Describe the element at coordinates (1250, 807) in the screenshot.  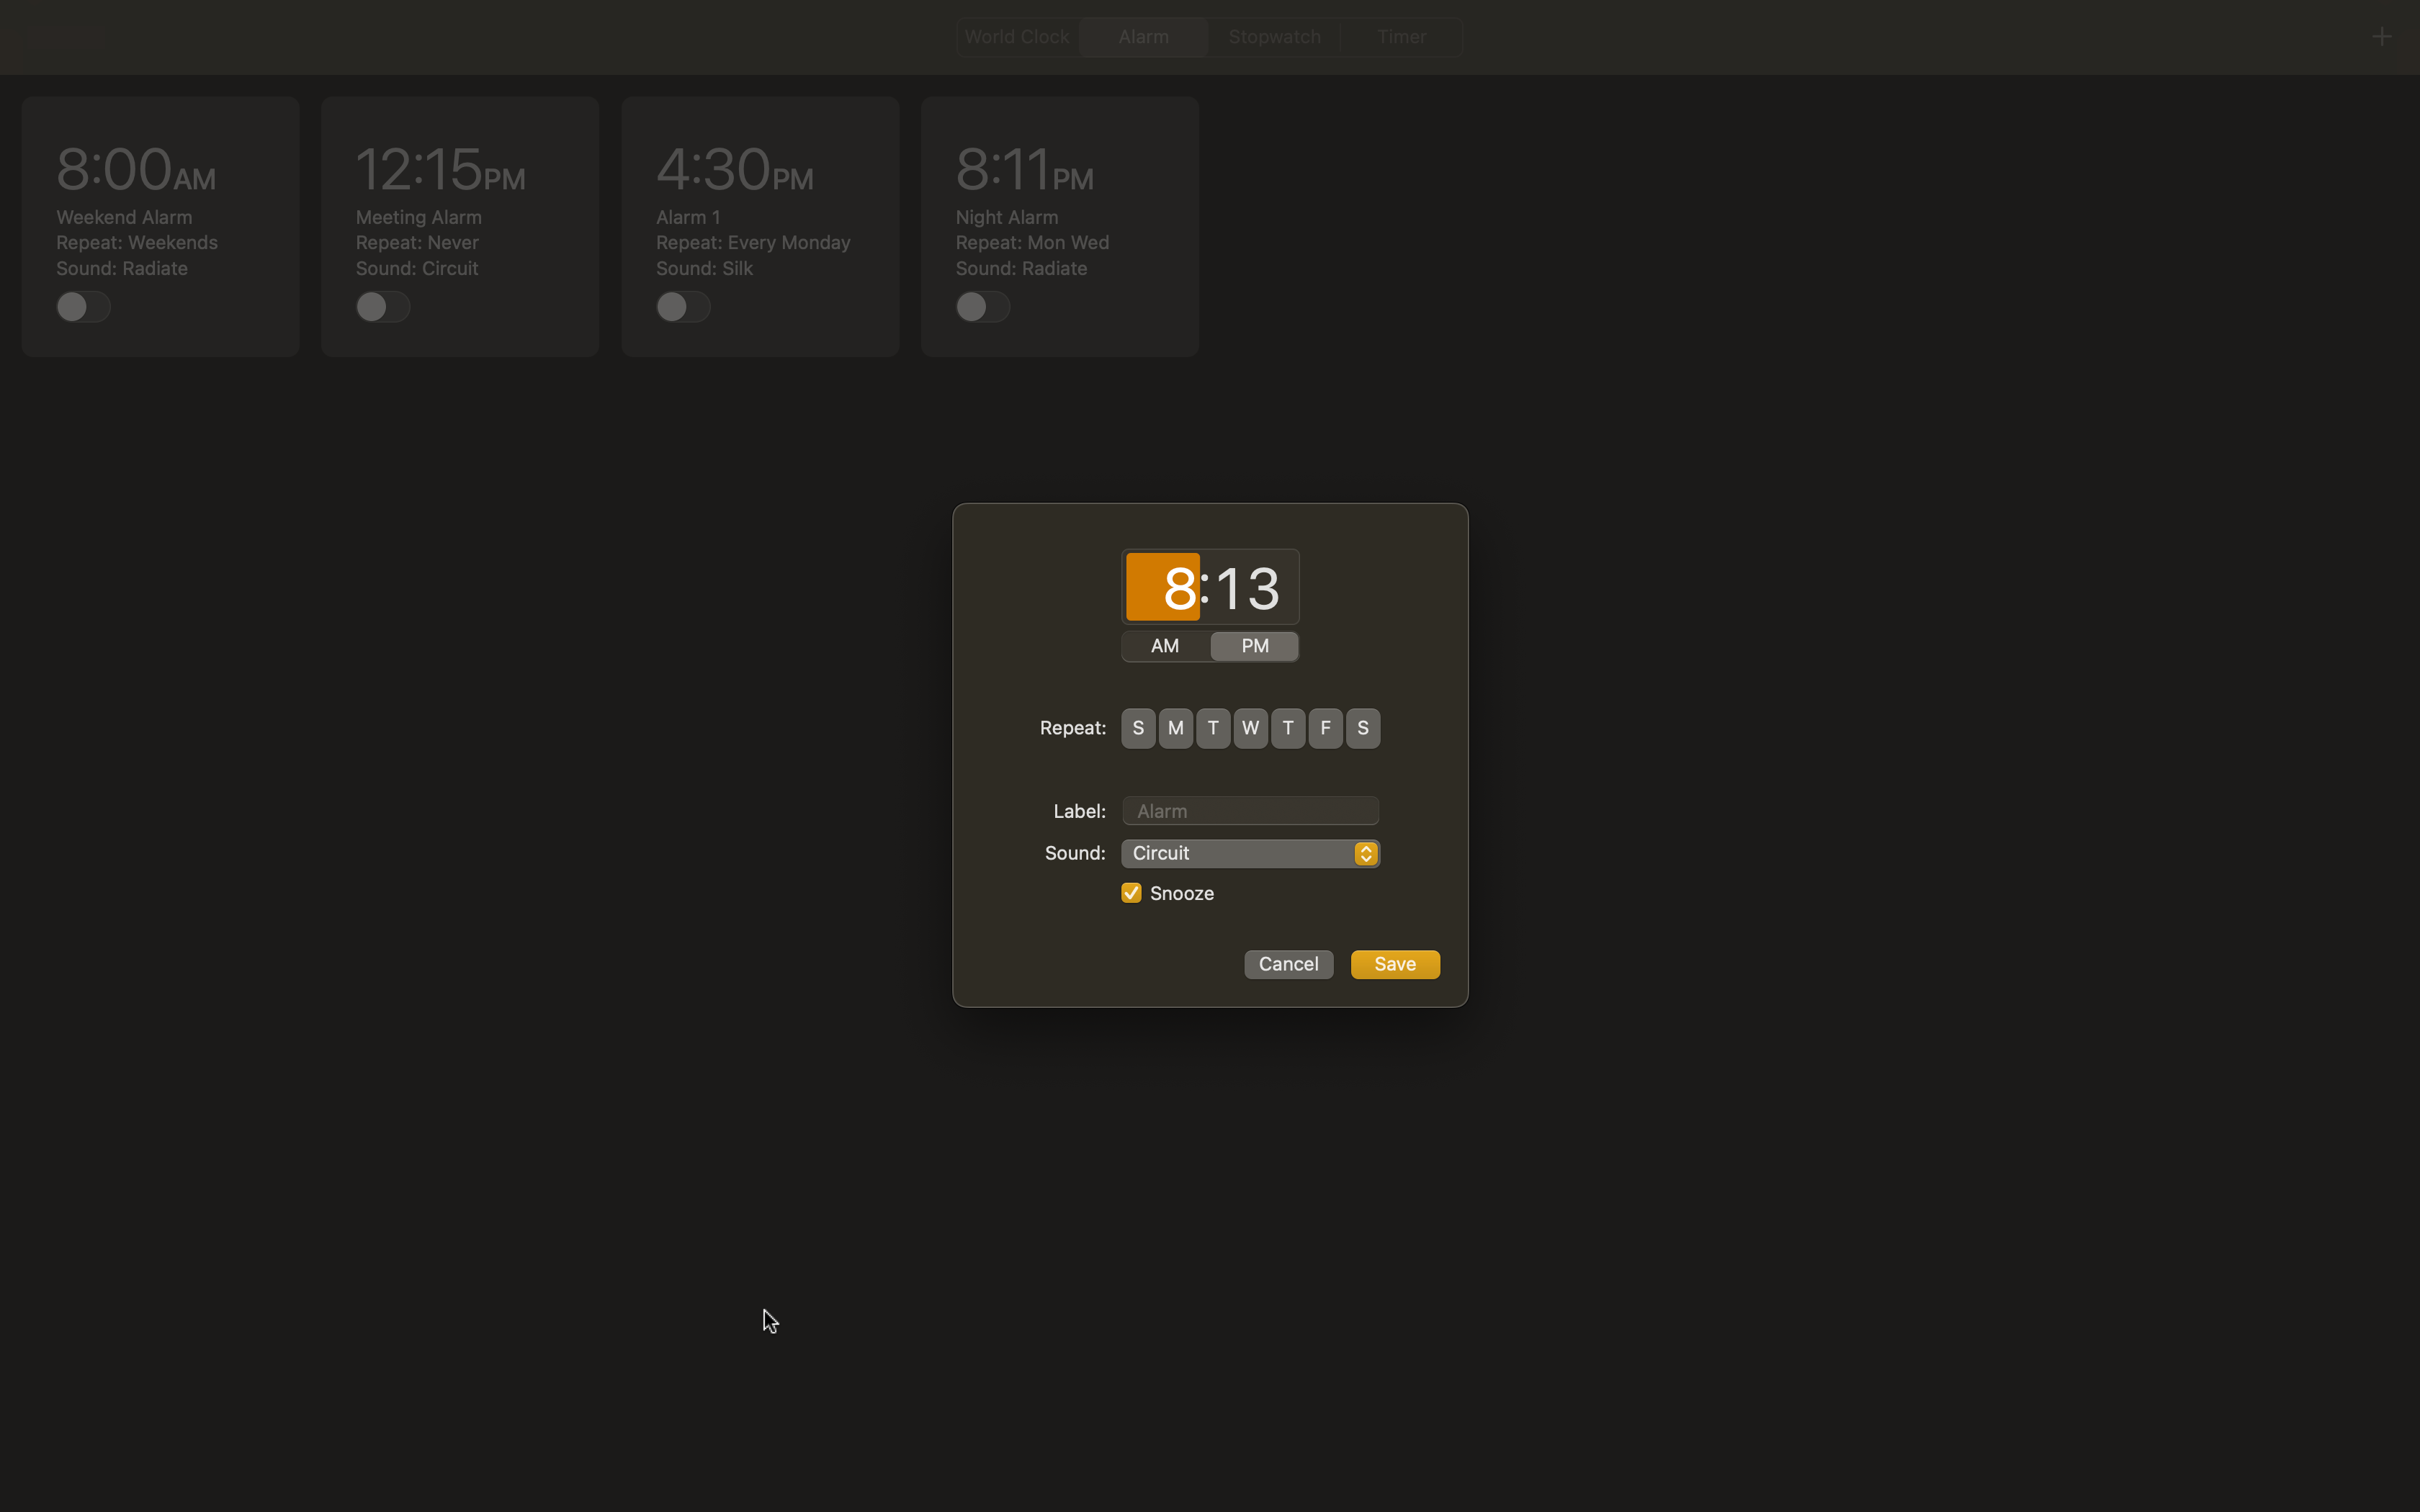
I see `Assign "Morning Jog" as the alarm name` at that location.